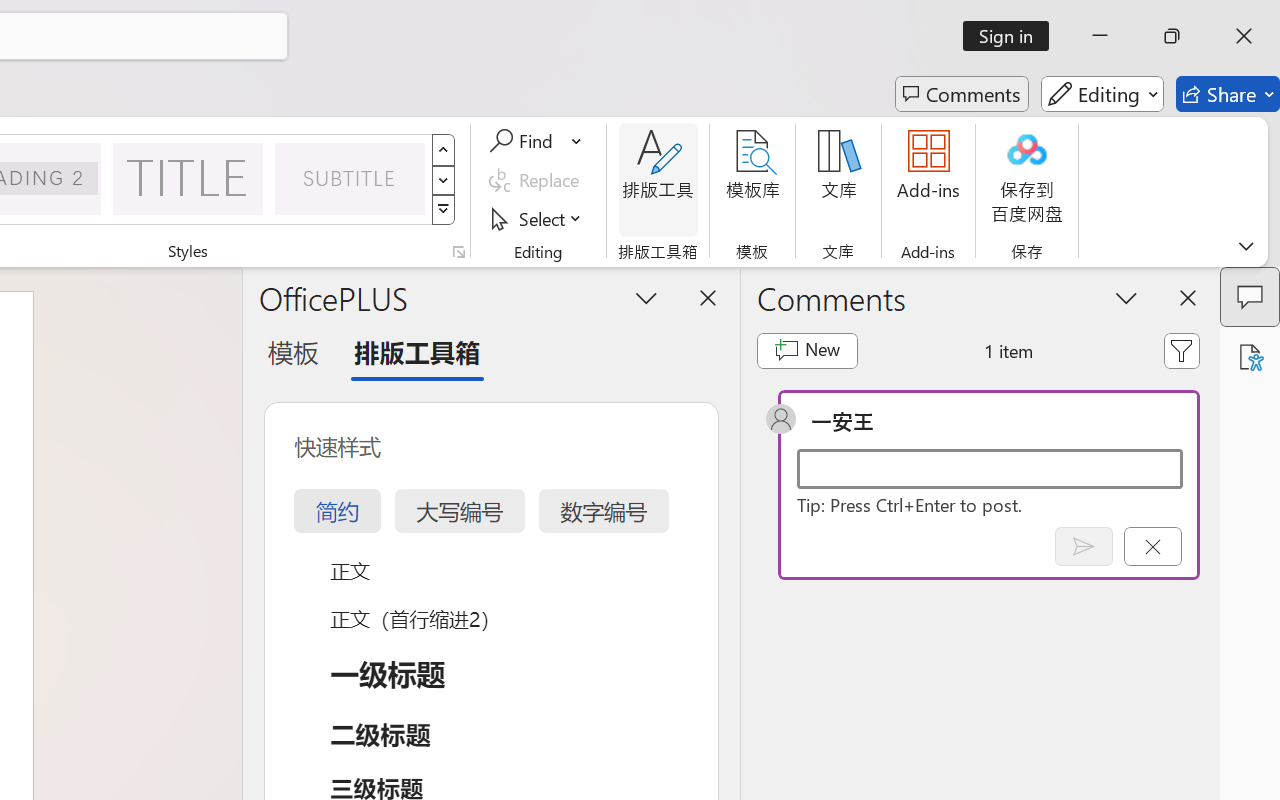  What do you see at coordinates (1248, 357) in the screenshot?
I see `'Accessibility Assistant'` at bounding box center [1248, 357].